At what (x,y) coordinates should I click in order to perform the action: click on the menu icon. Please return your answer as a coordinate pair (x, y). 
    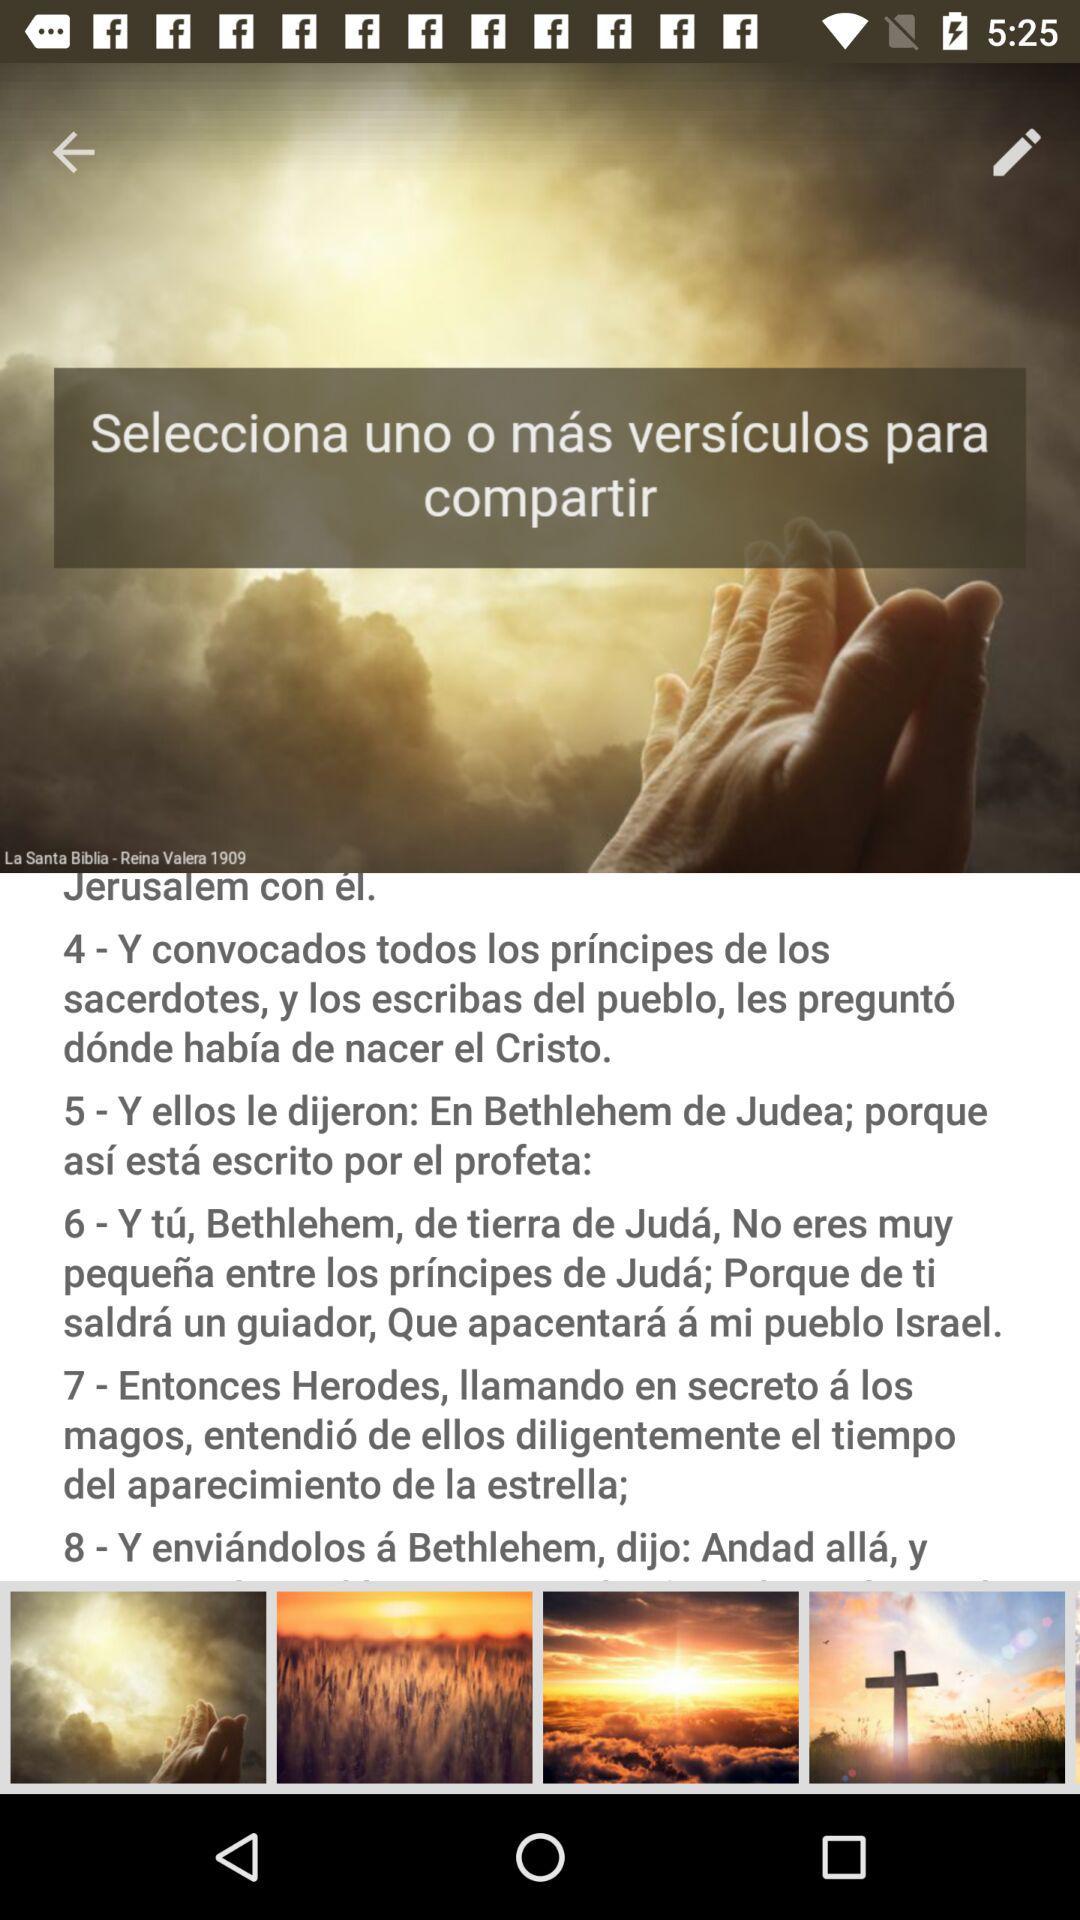
    Looking at the image, I should click on (1076, 1686).